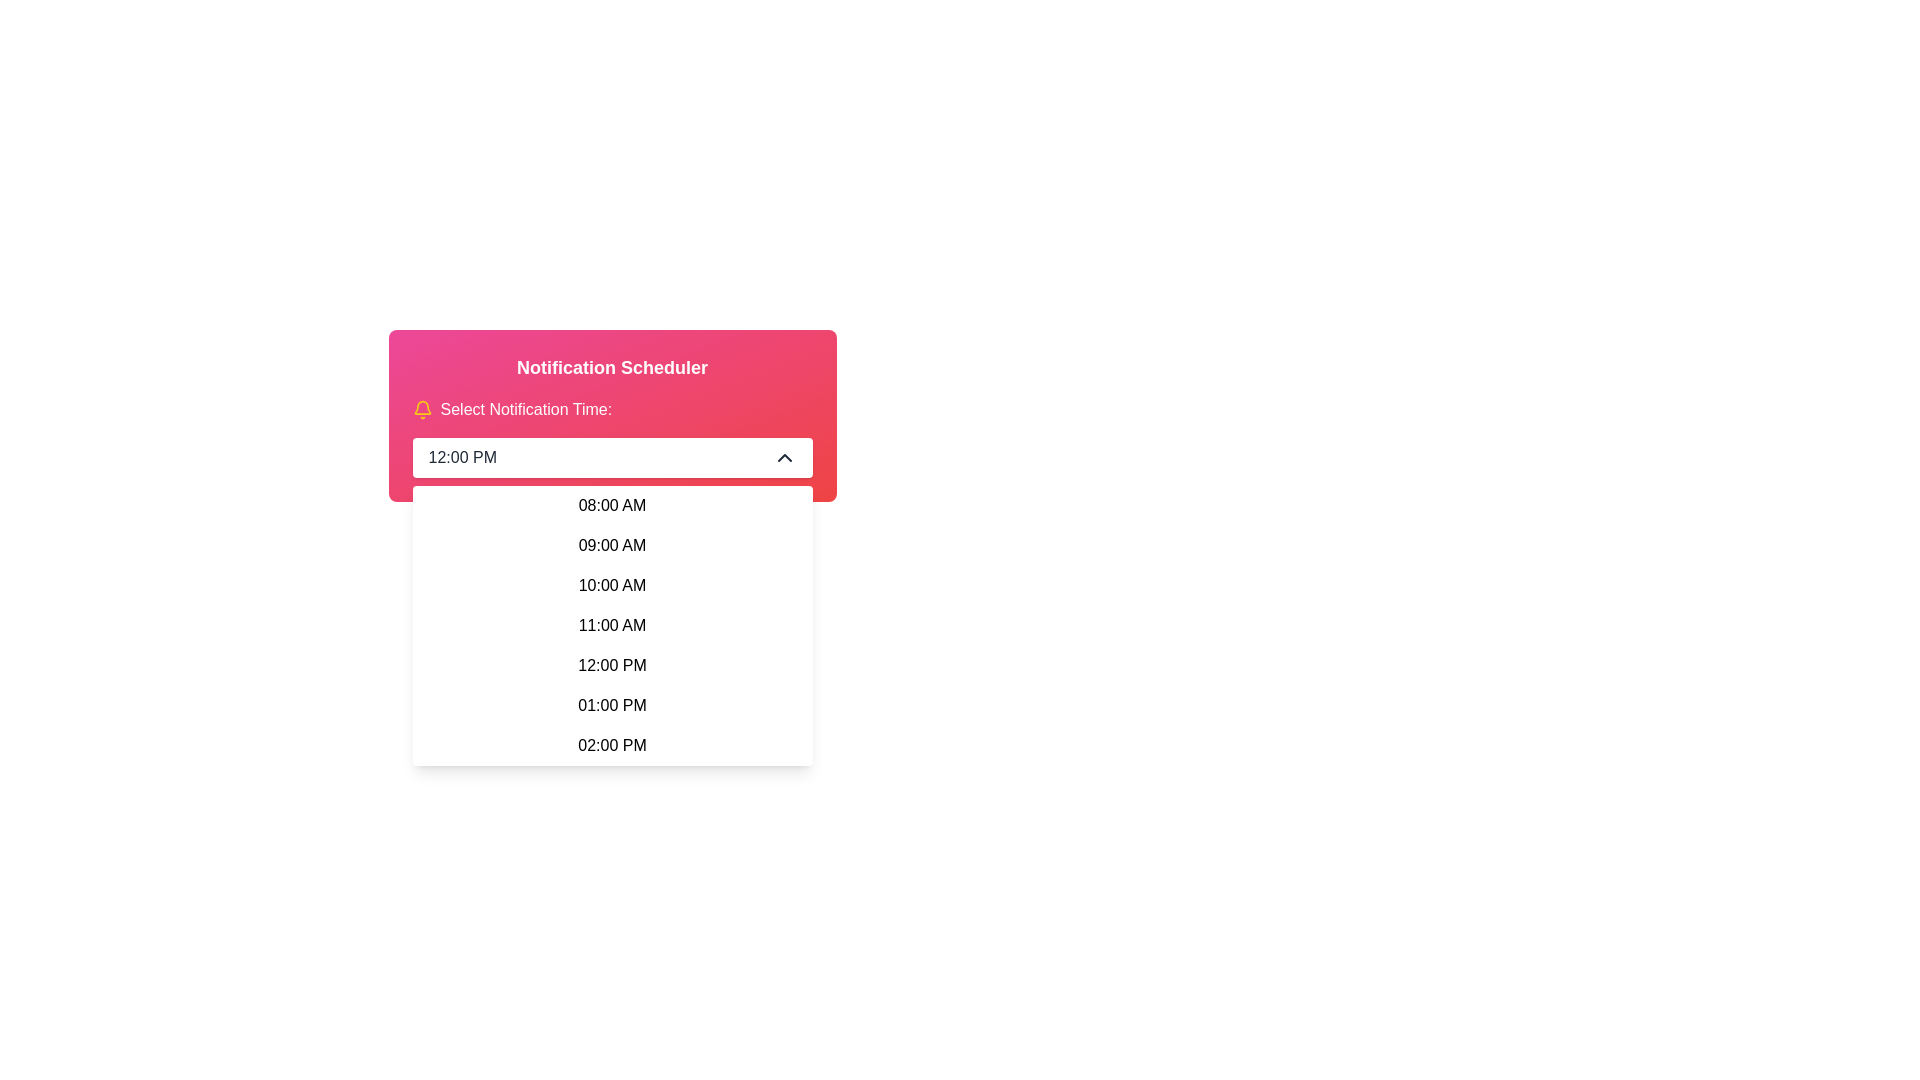 The width and height of the screenshot is (1920, 1080). Describe the element at coordinates (611, 666) in the screenshot. I see `the selectable list item displaying '12:00 PM'` at that location.